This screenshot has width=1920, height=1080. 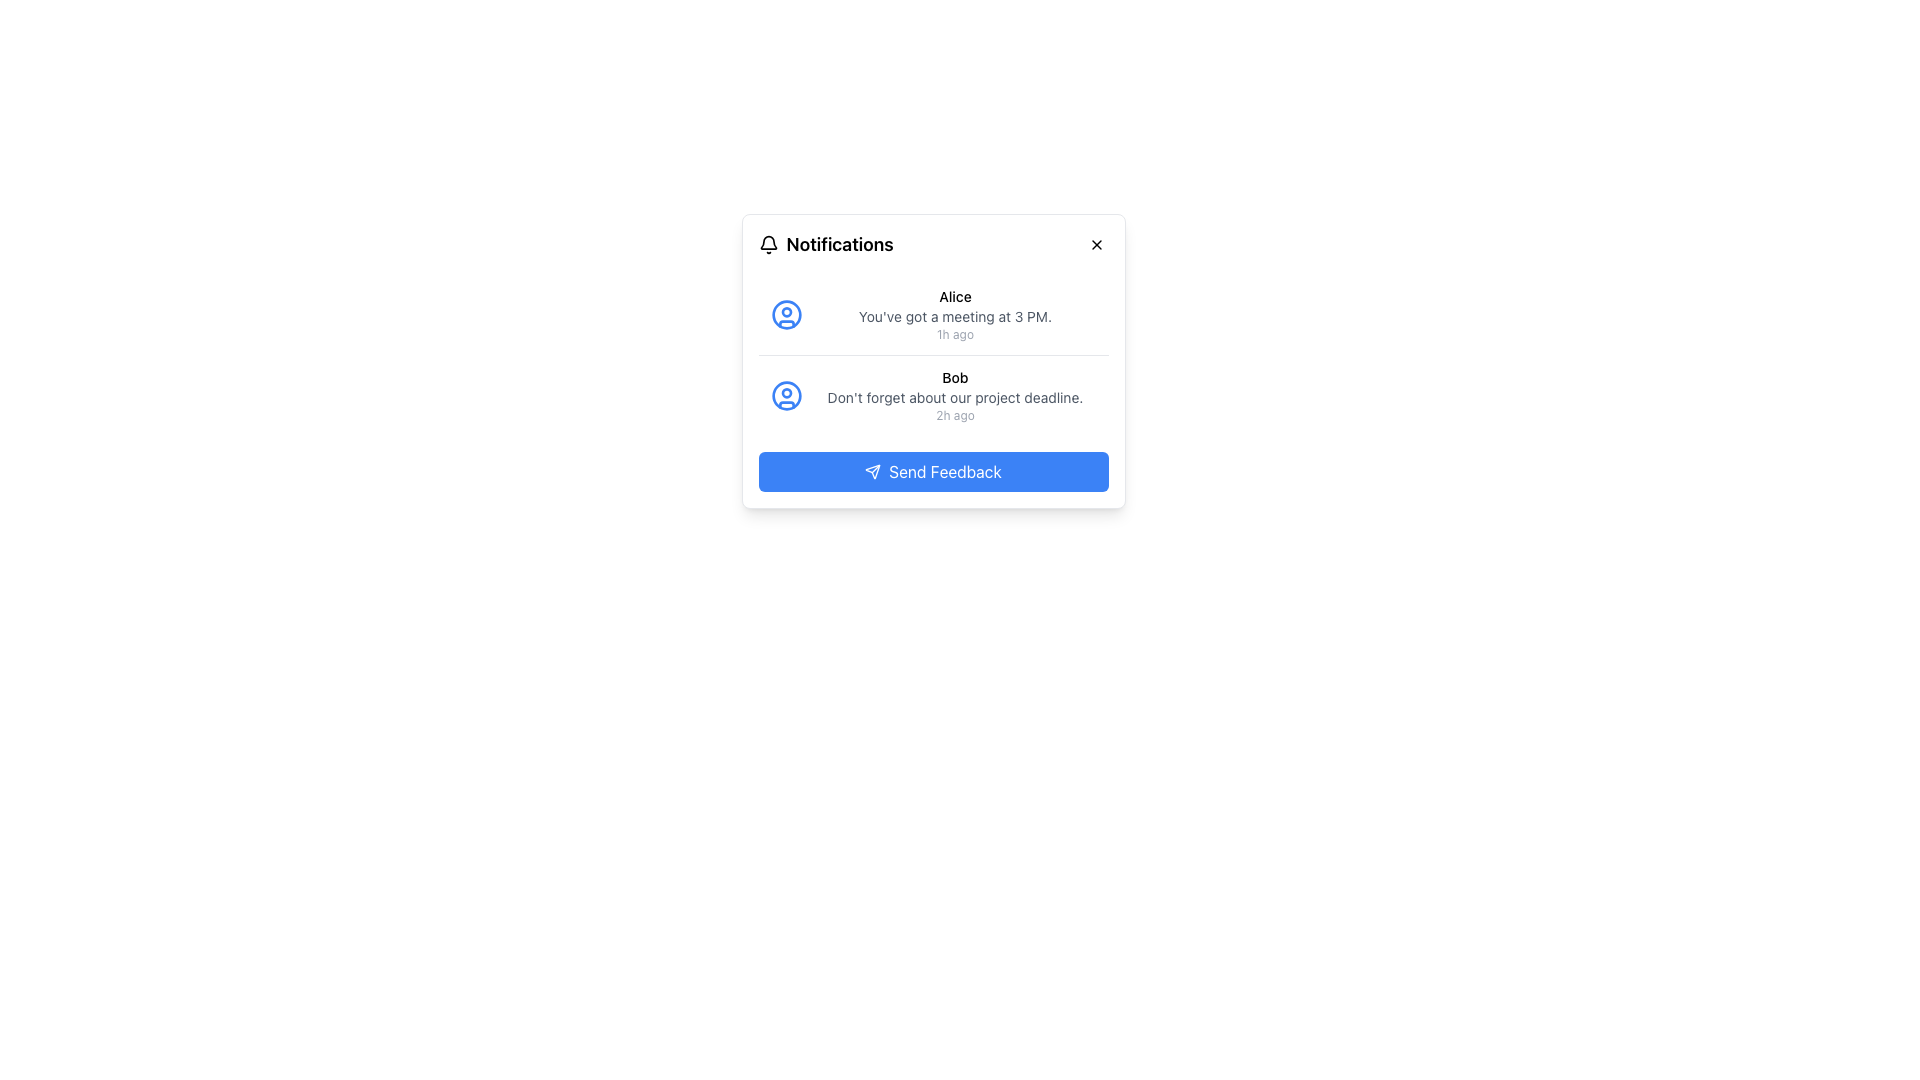 What do you see at coordinates (767, 244) in the screenshot?
I see `the notification icon located at the top-left corner of the 'Notifications' section, which is the first element in the row before the text 'Notifications'` at bounding box center [767, 244].